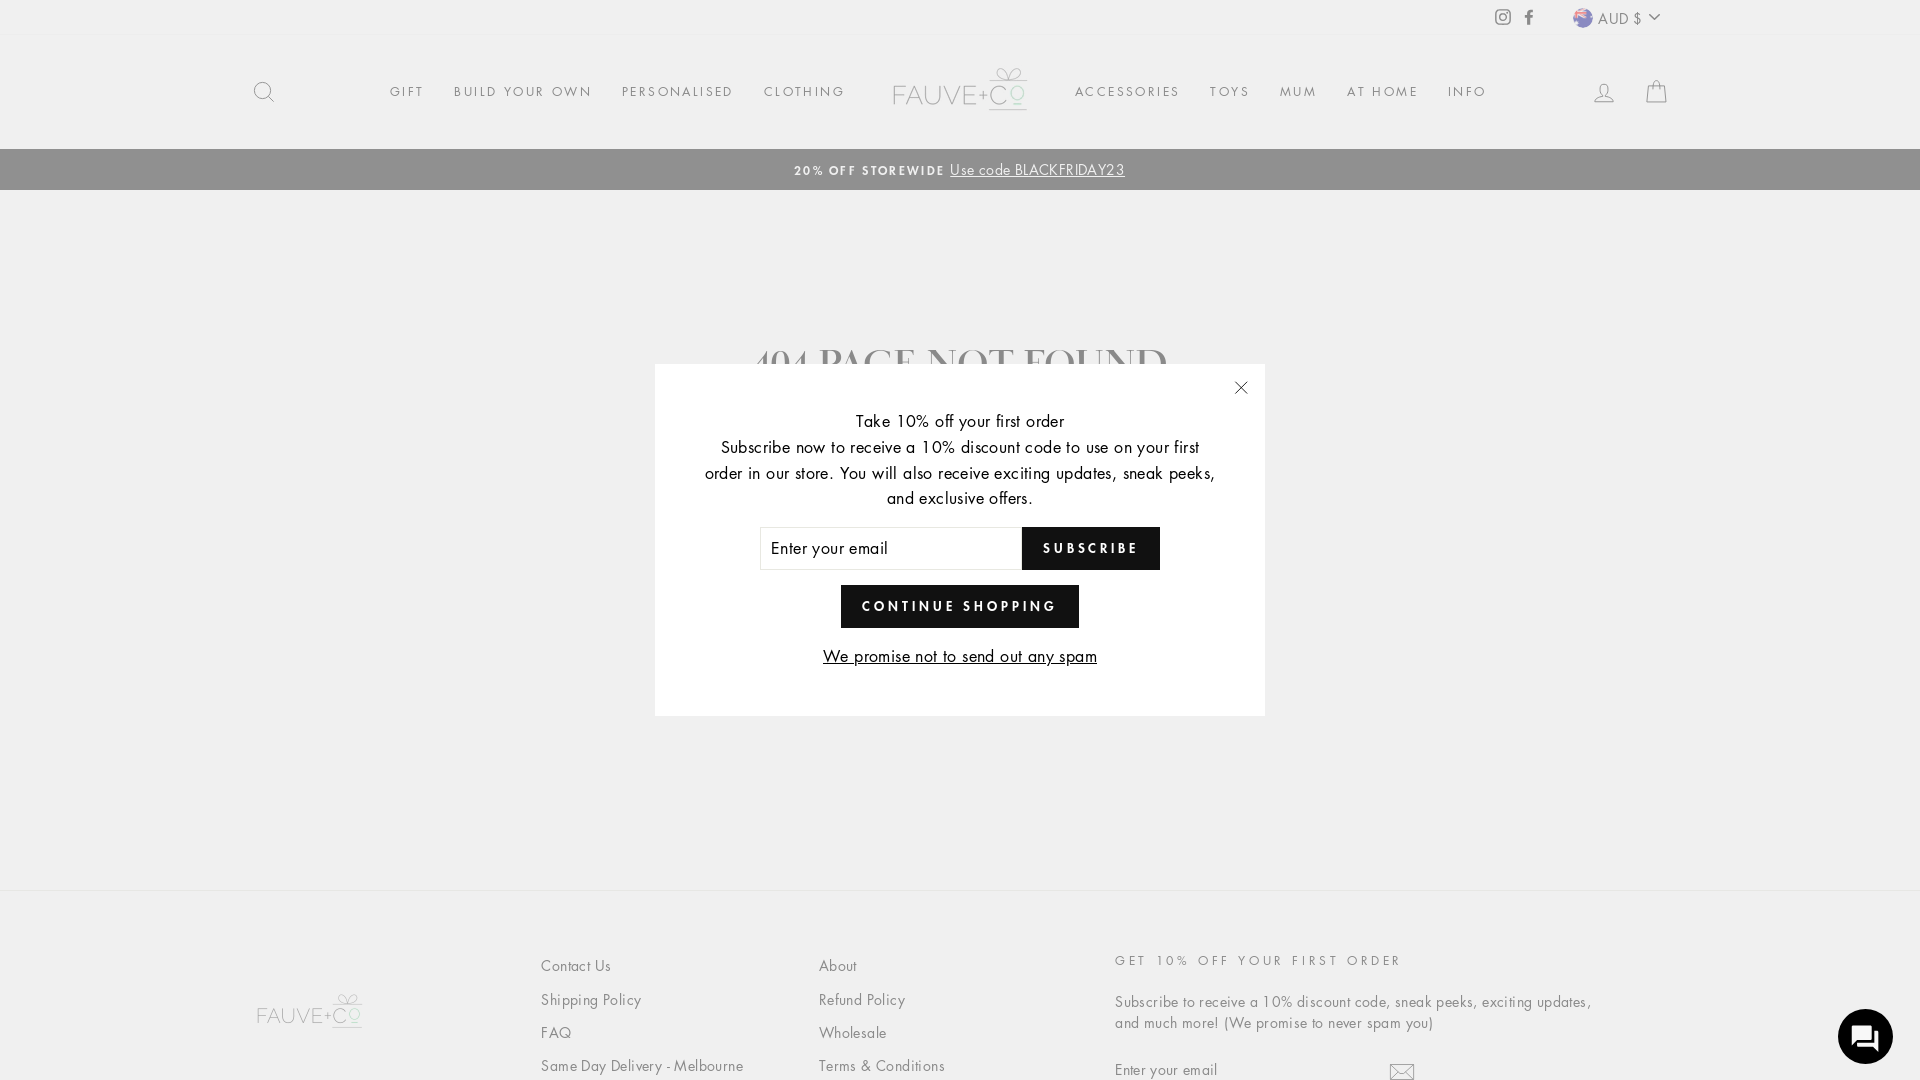 This screenshot has height=1080, width=1920. What do you see at coordinates (1616, 17) in the screenshot?
I see `'AUD $'` at bounding box center [1616, 17].